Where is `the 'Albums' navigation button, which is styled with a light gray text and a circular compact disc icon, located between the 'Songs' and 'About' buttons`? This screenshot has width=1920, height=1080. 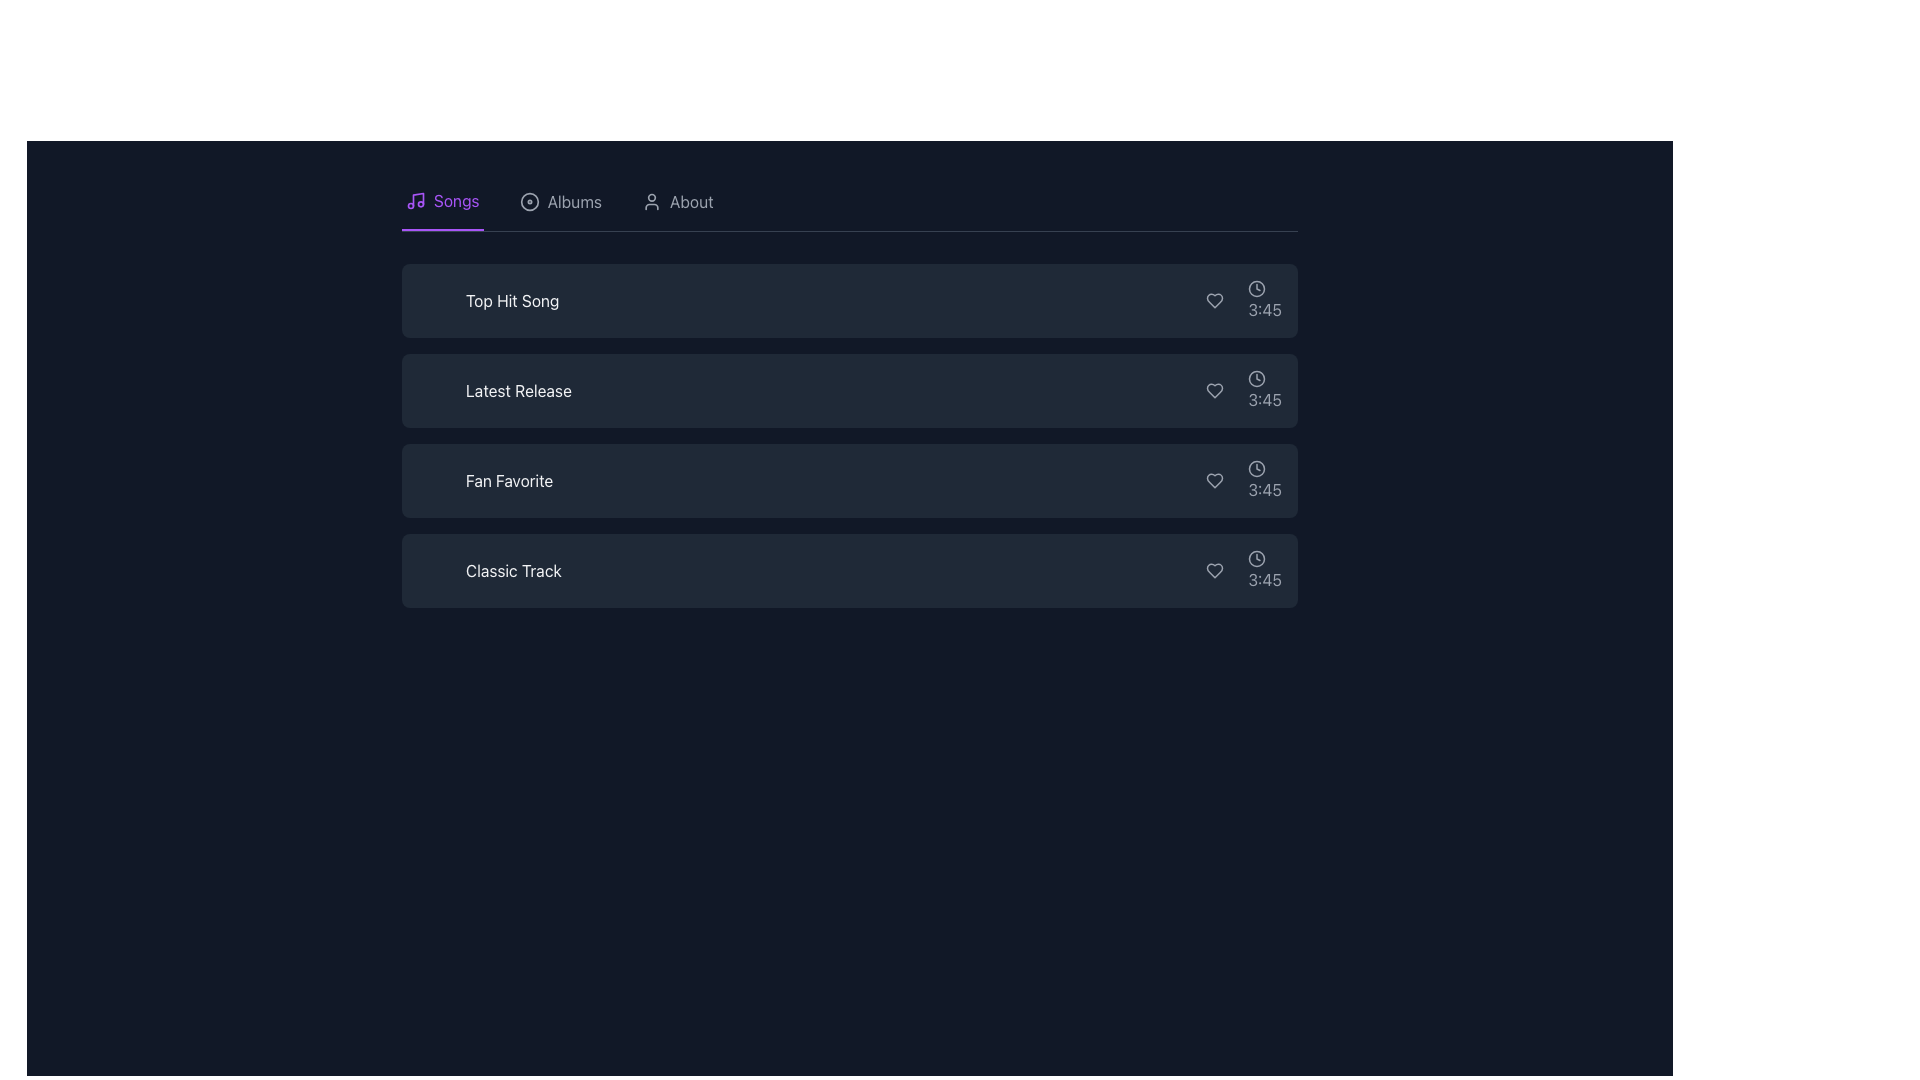
the 'Albums' navigation button, which is styled with a light gray text and a circular compact disc icon, located between the 'Songs' and 'About' buttons is located at coordinates (560, 201).